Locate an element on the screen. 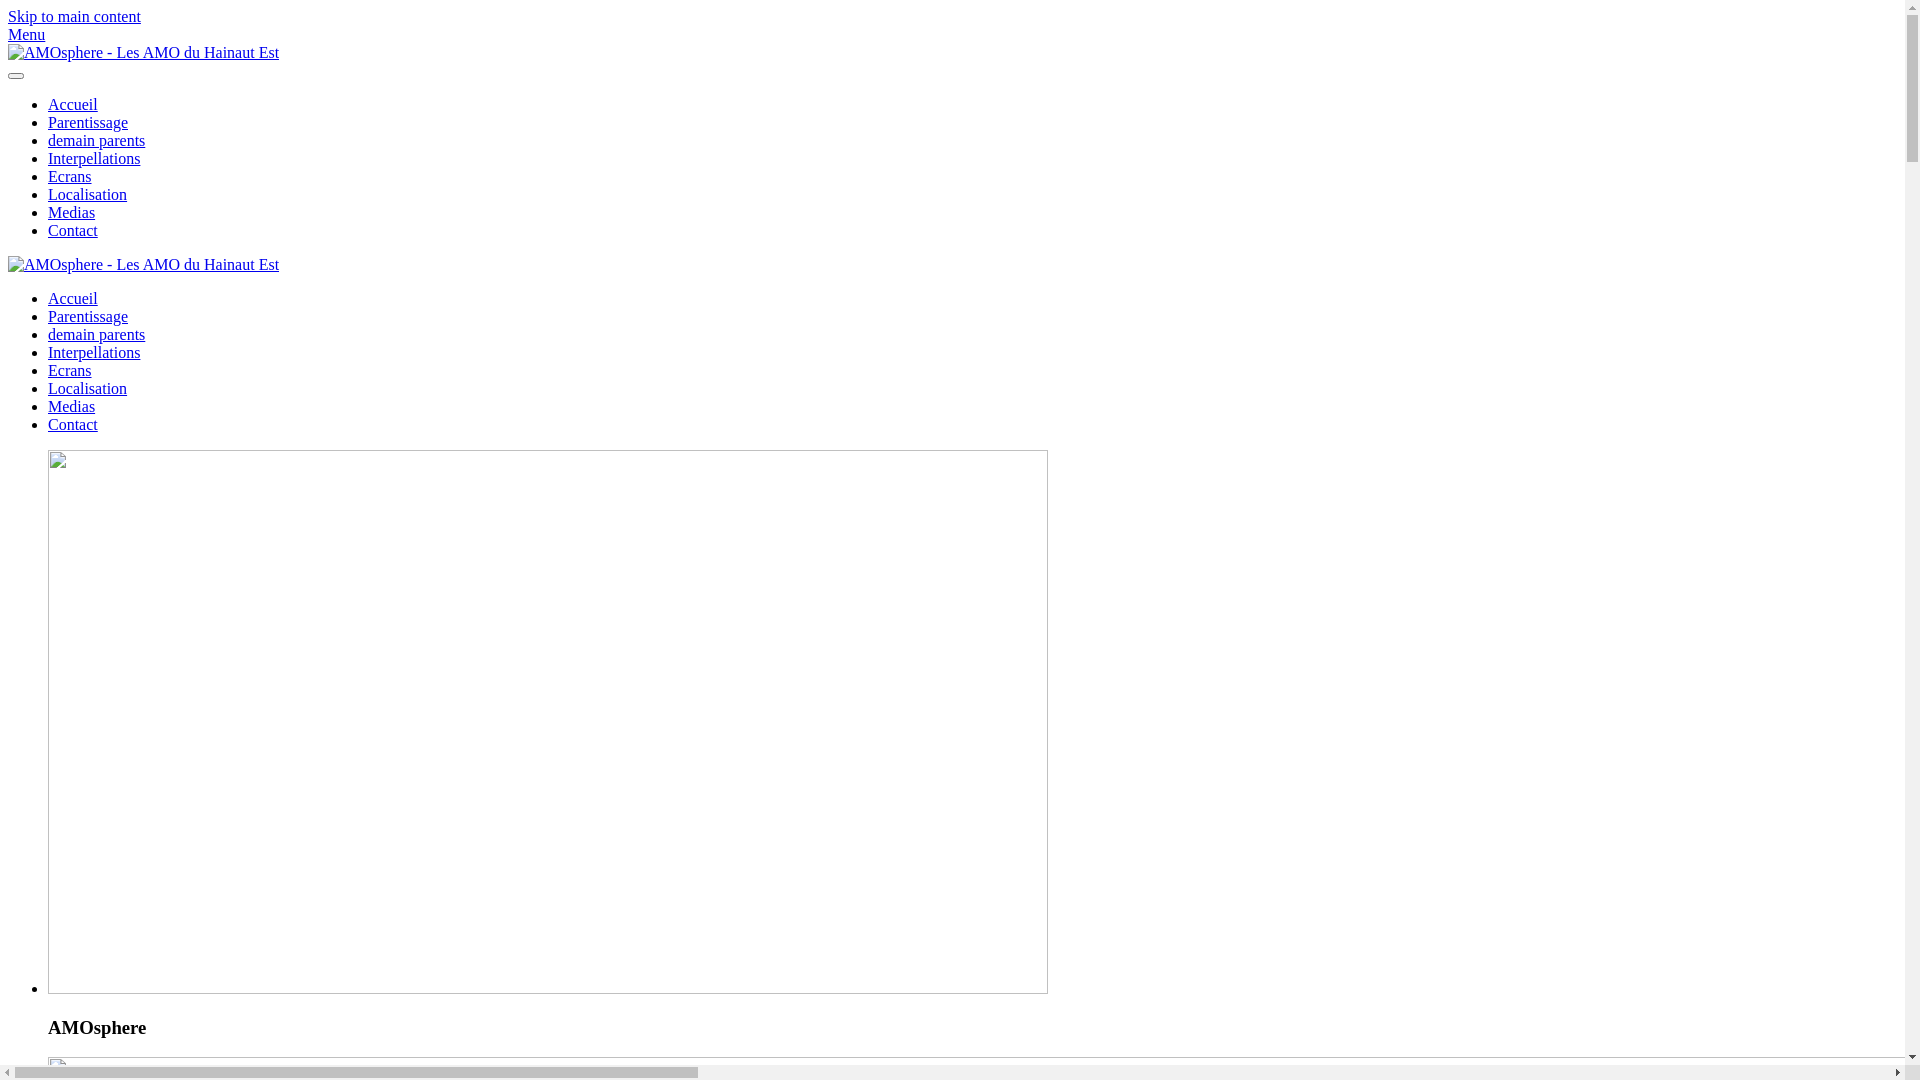  'Contact' is located at coordinates (72, 423).